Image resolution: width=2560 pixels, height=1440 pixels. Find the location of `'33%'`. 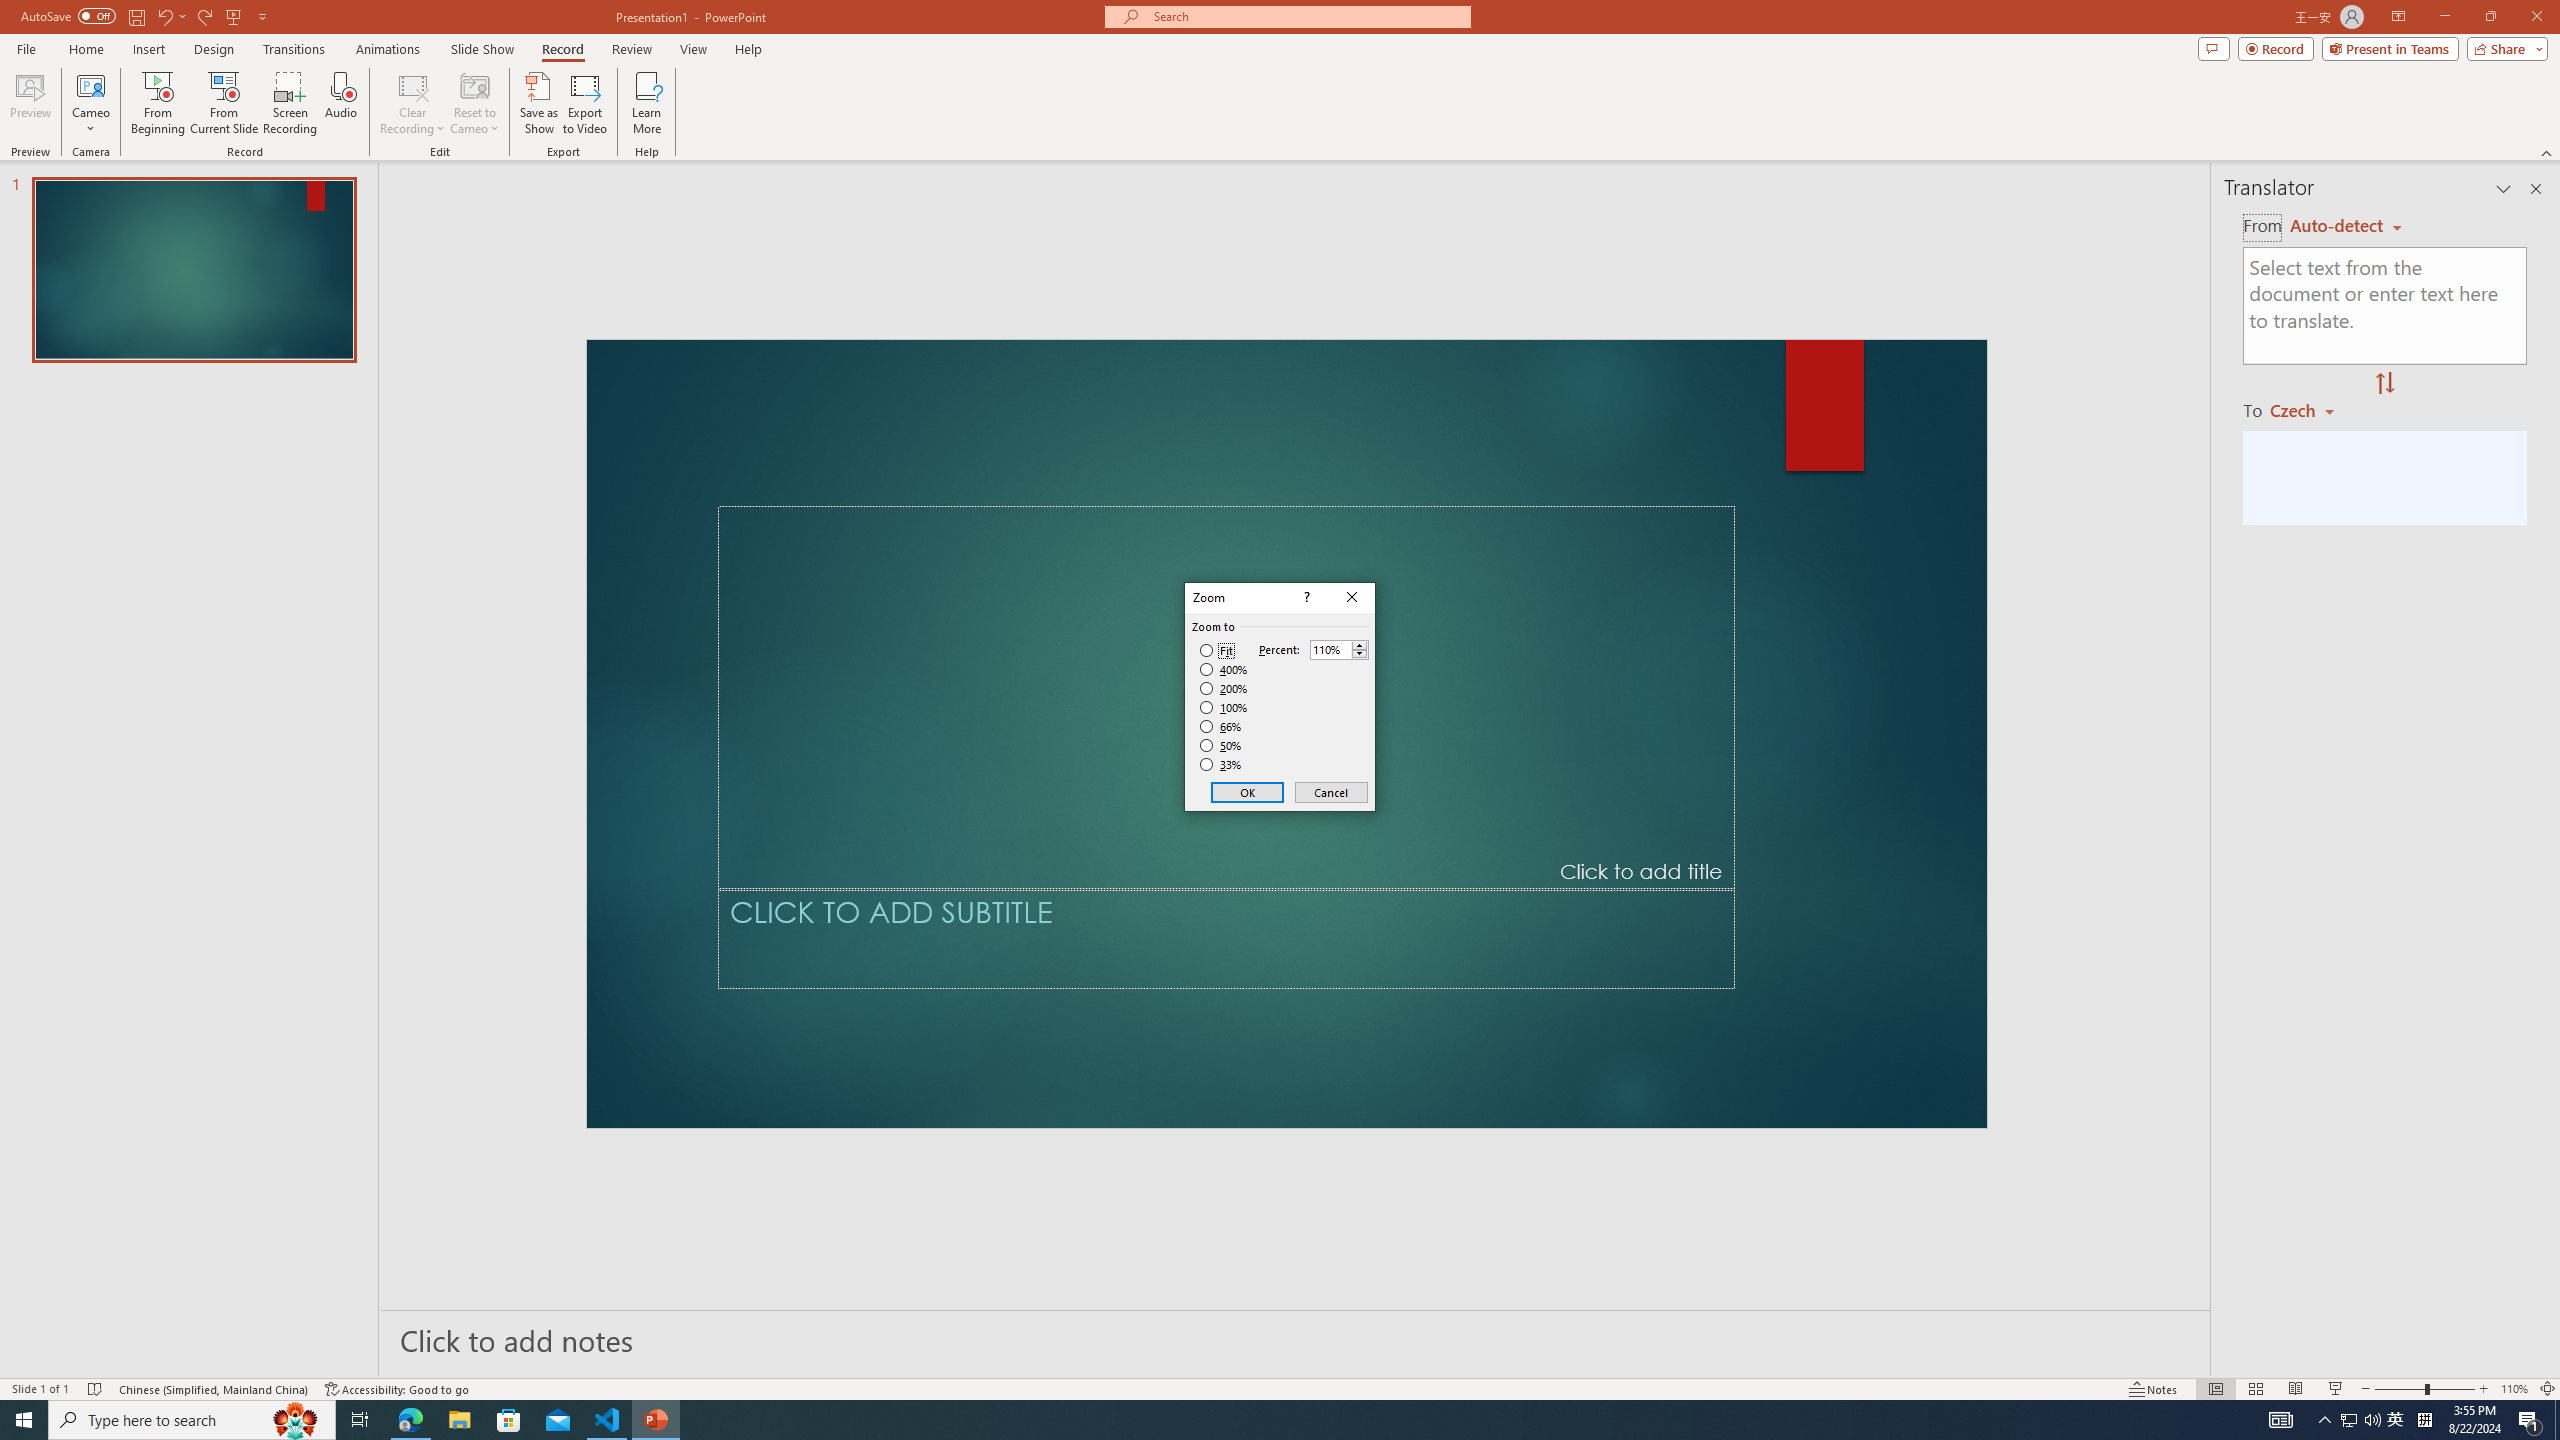

'33%' is located at coordinates (1222, 765).